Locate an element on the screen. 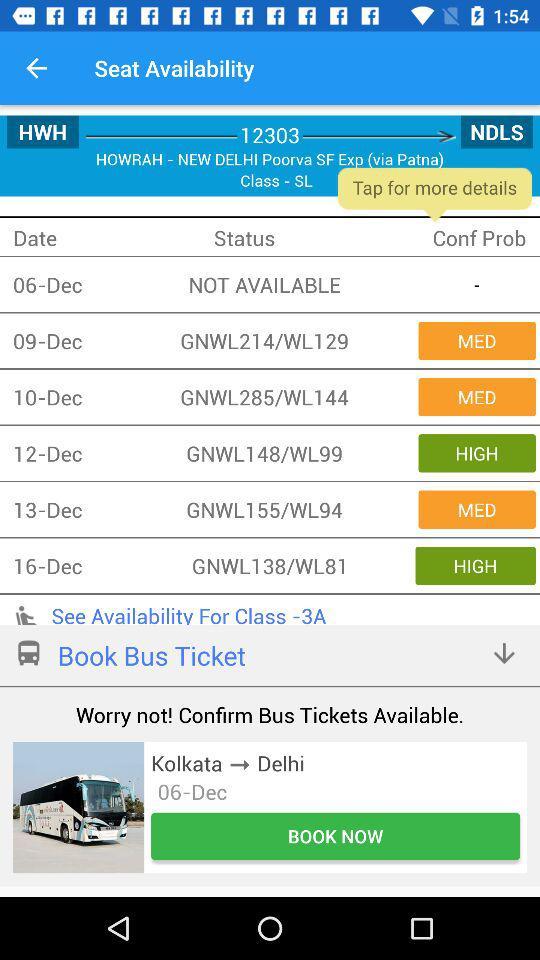  the book now is located at coordinates (335, 836).